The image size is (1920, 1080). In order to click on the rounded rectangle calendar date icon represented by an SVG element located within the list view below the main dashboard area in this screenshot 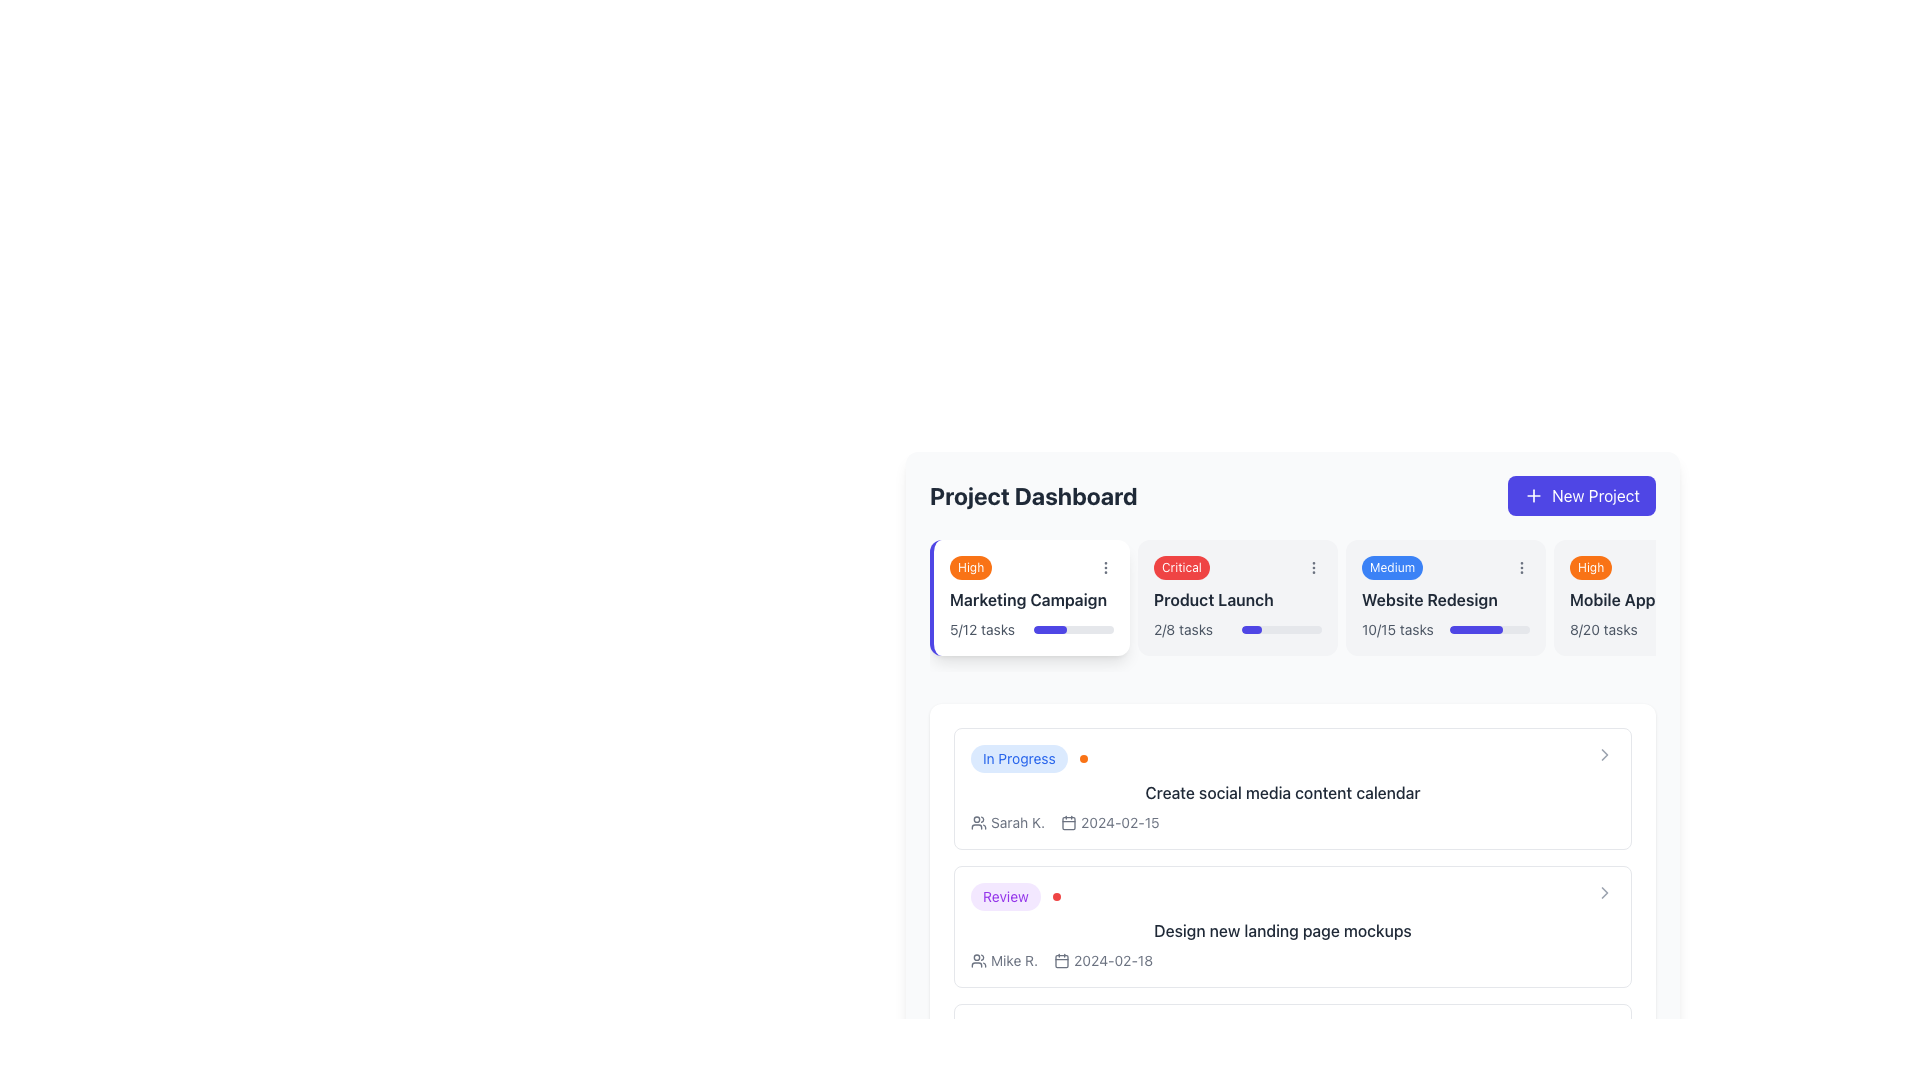, I will do `click(1068, 823)`.